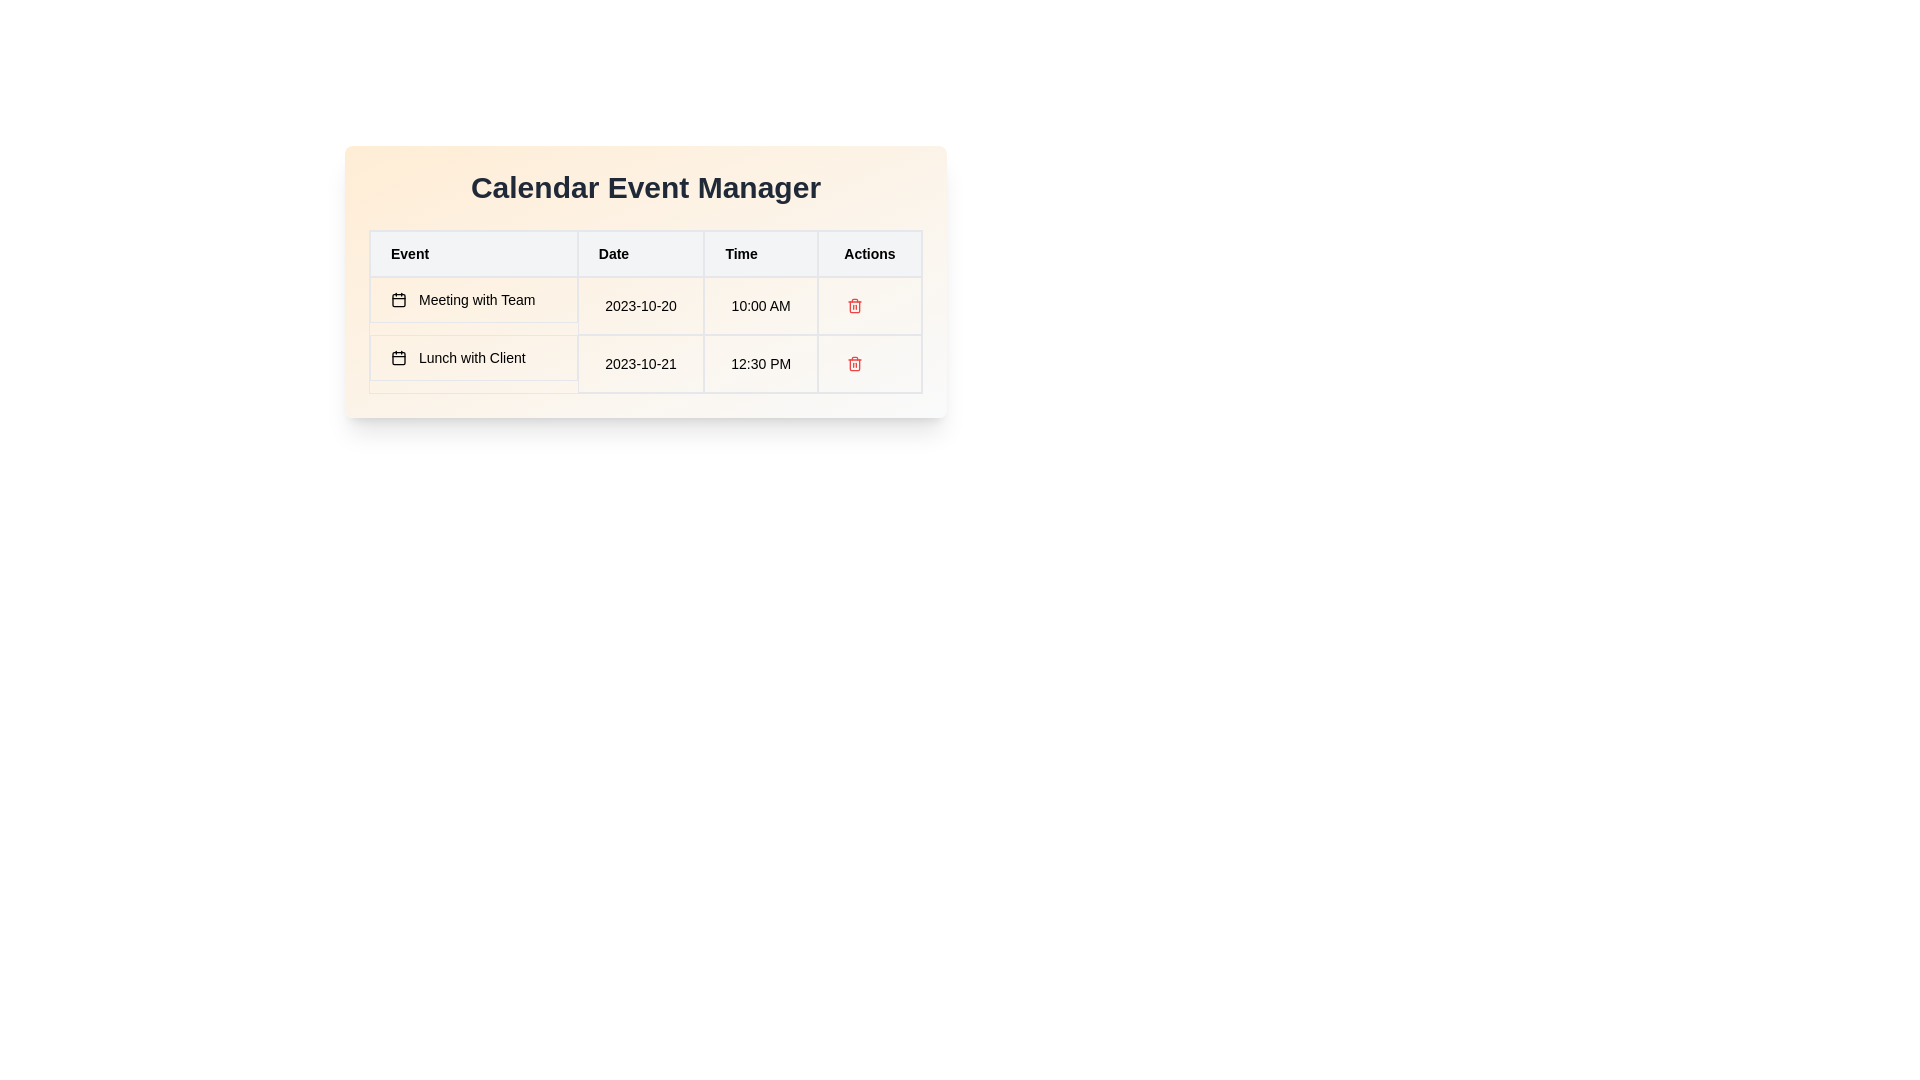 Image resolution: width=1920 pixels, height=1080 pixels. I want to click on the table cell displaying '10:00 AM' in the 'Time' column of the first row, which is associated with the event 'Meeting with Team', so click(760, 305).